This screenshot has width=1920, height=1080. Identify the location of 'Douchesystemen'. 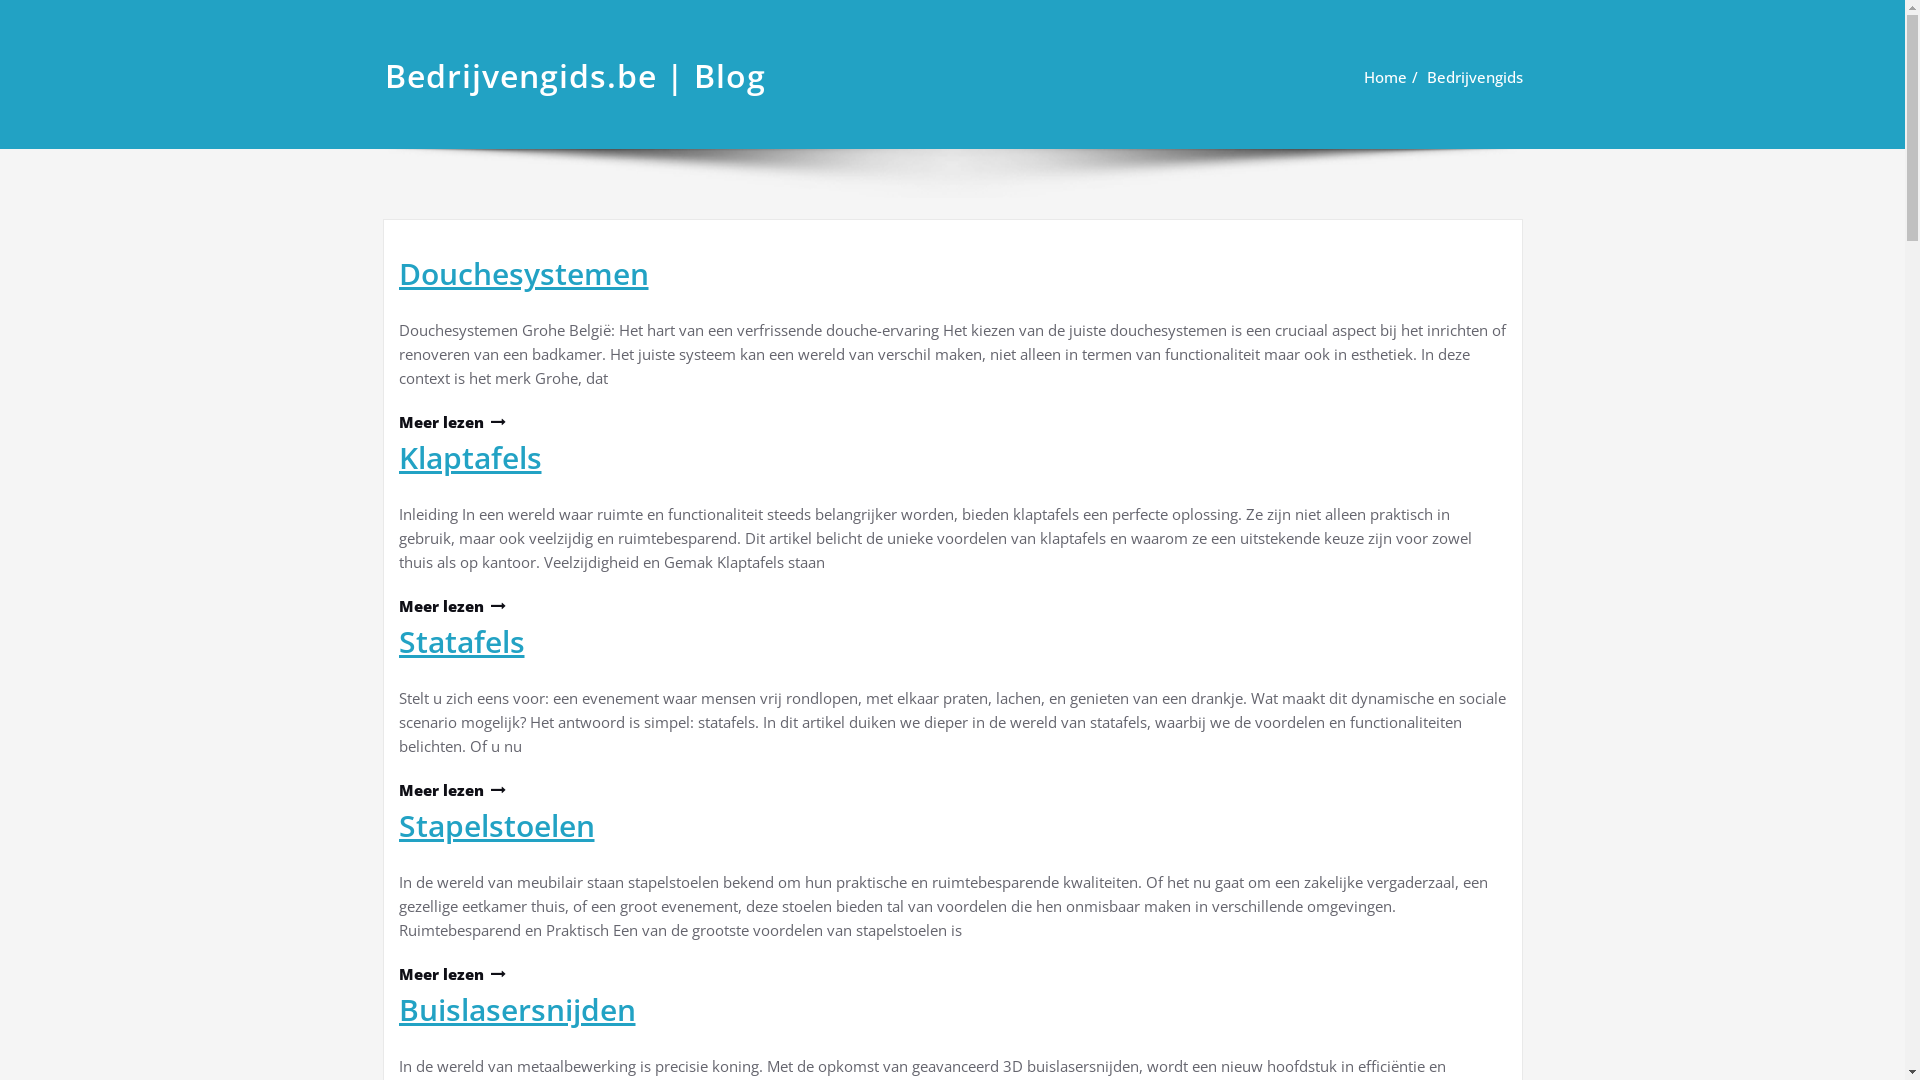
(523, 273).